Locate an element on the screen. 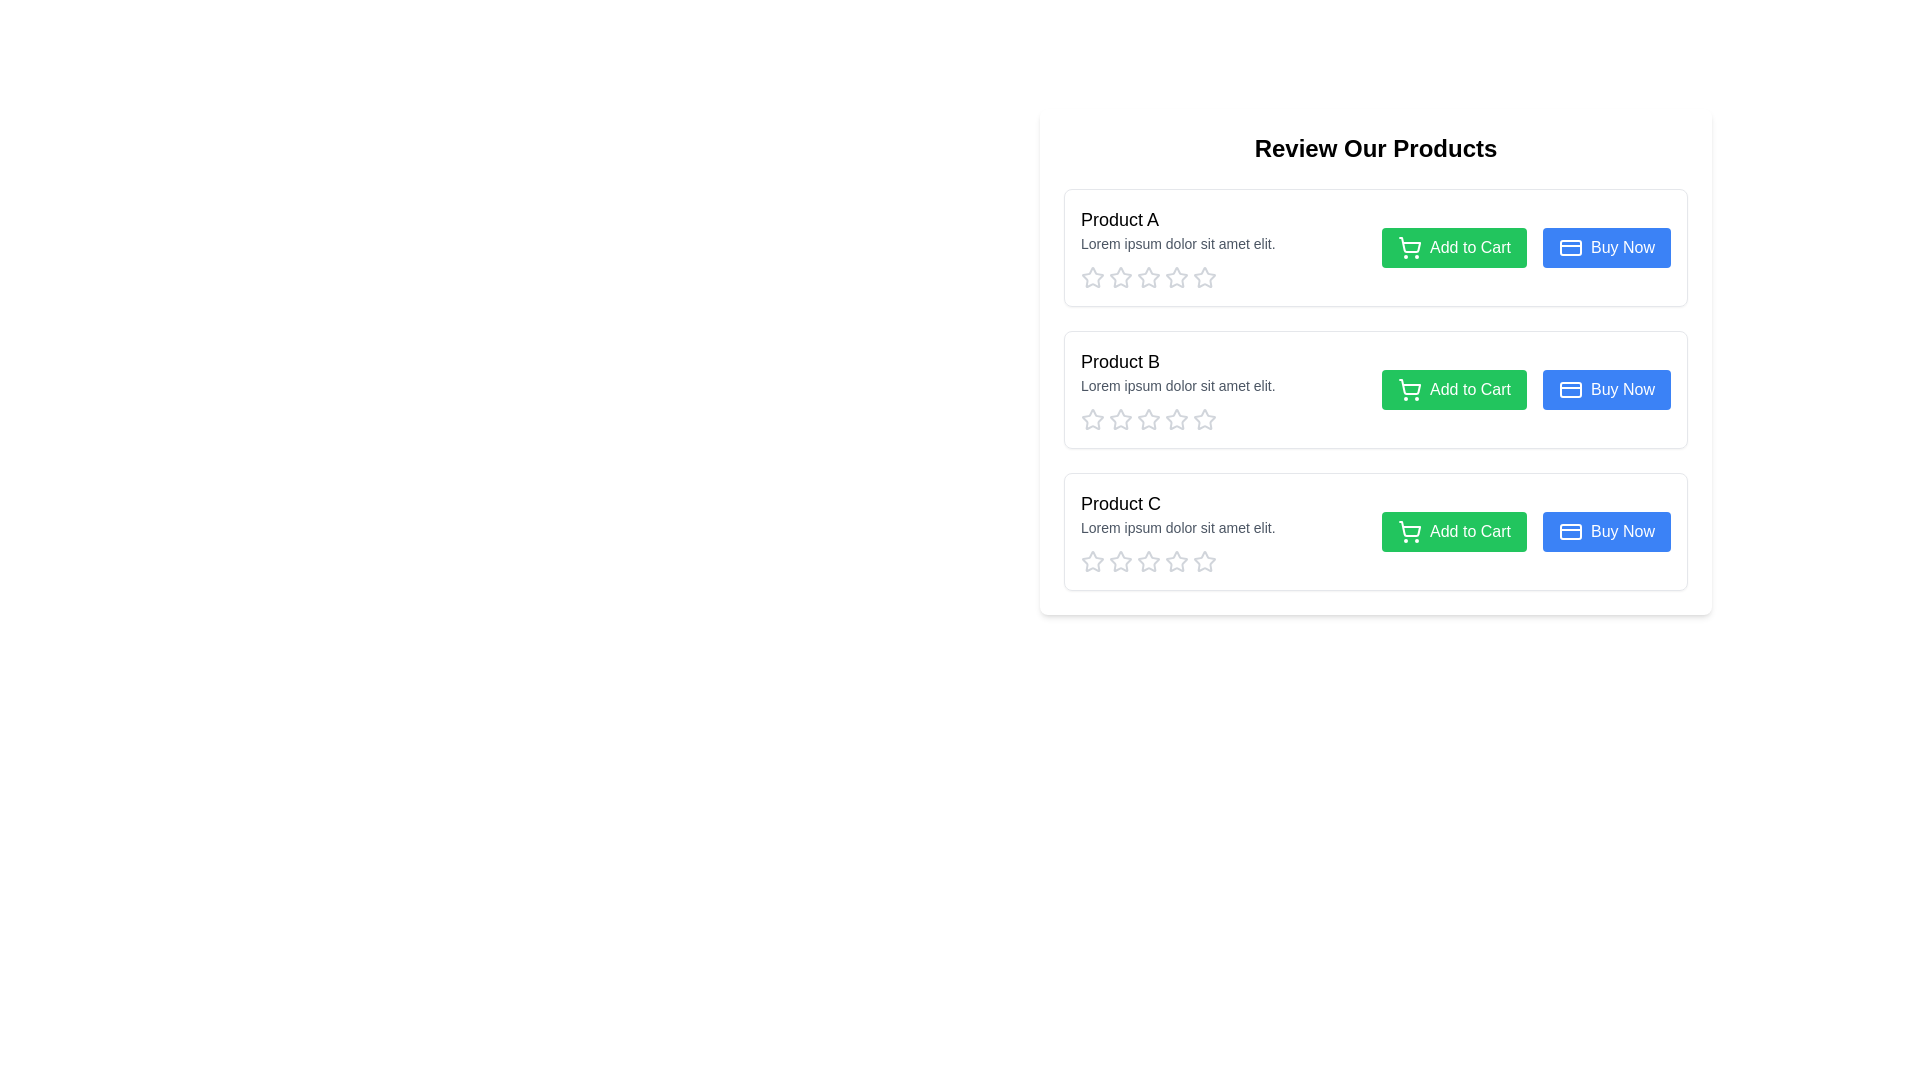 This screenshot has width=1920, height=1080. the center star of the Rating system with interactive stars located at the bottom of the 'Product C' section is located at coordinates (1148, 562).